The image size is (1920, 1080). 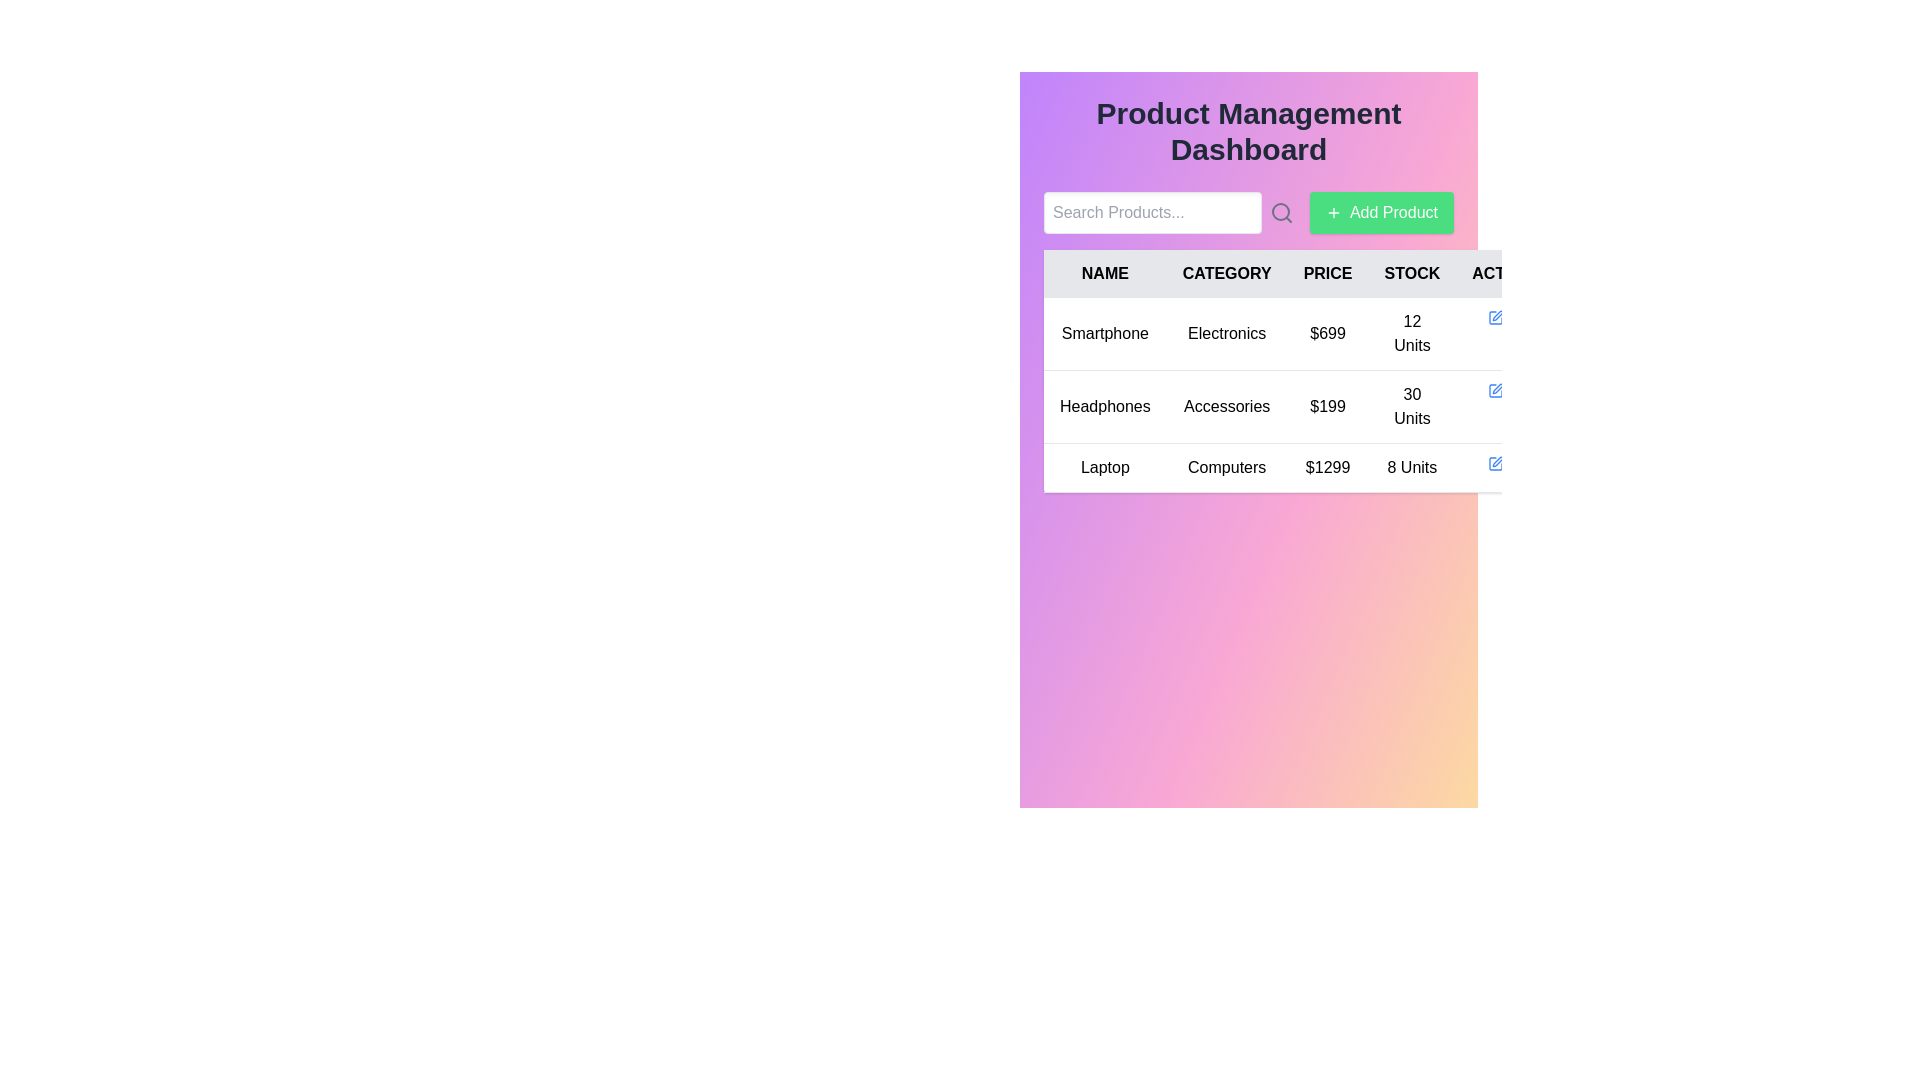 What do you see at coordinates (1381, 212) in the screenshot?
I see `the green 'Add Product' button with white text and a '+' icon` at bounding box center [1381, 212].